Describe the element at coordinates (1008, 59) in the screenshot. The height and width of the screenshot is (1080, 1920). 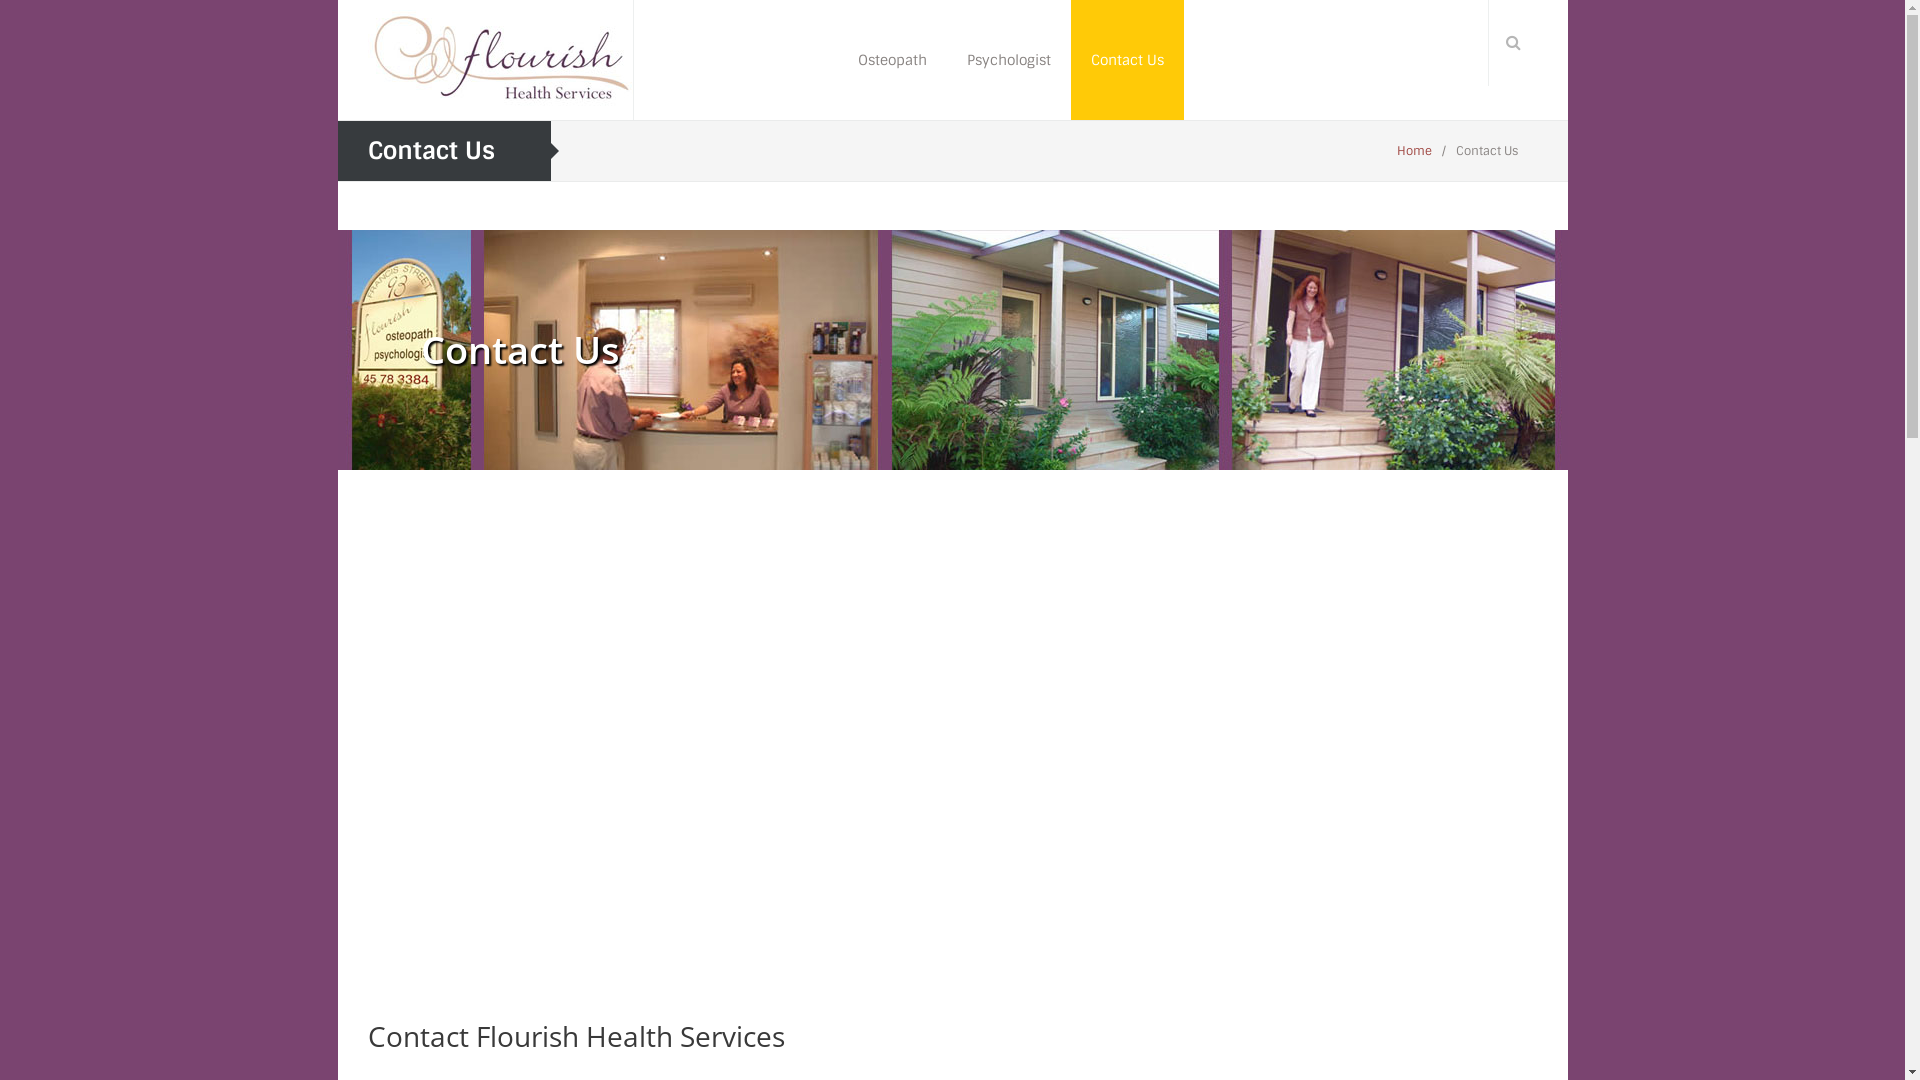
I see `'Psychologist'` at that location.